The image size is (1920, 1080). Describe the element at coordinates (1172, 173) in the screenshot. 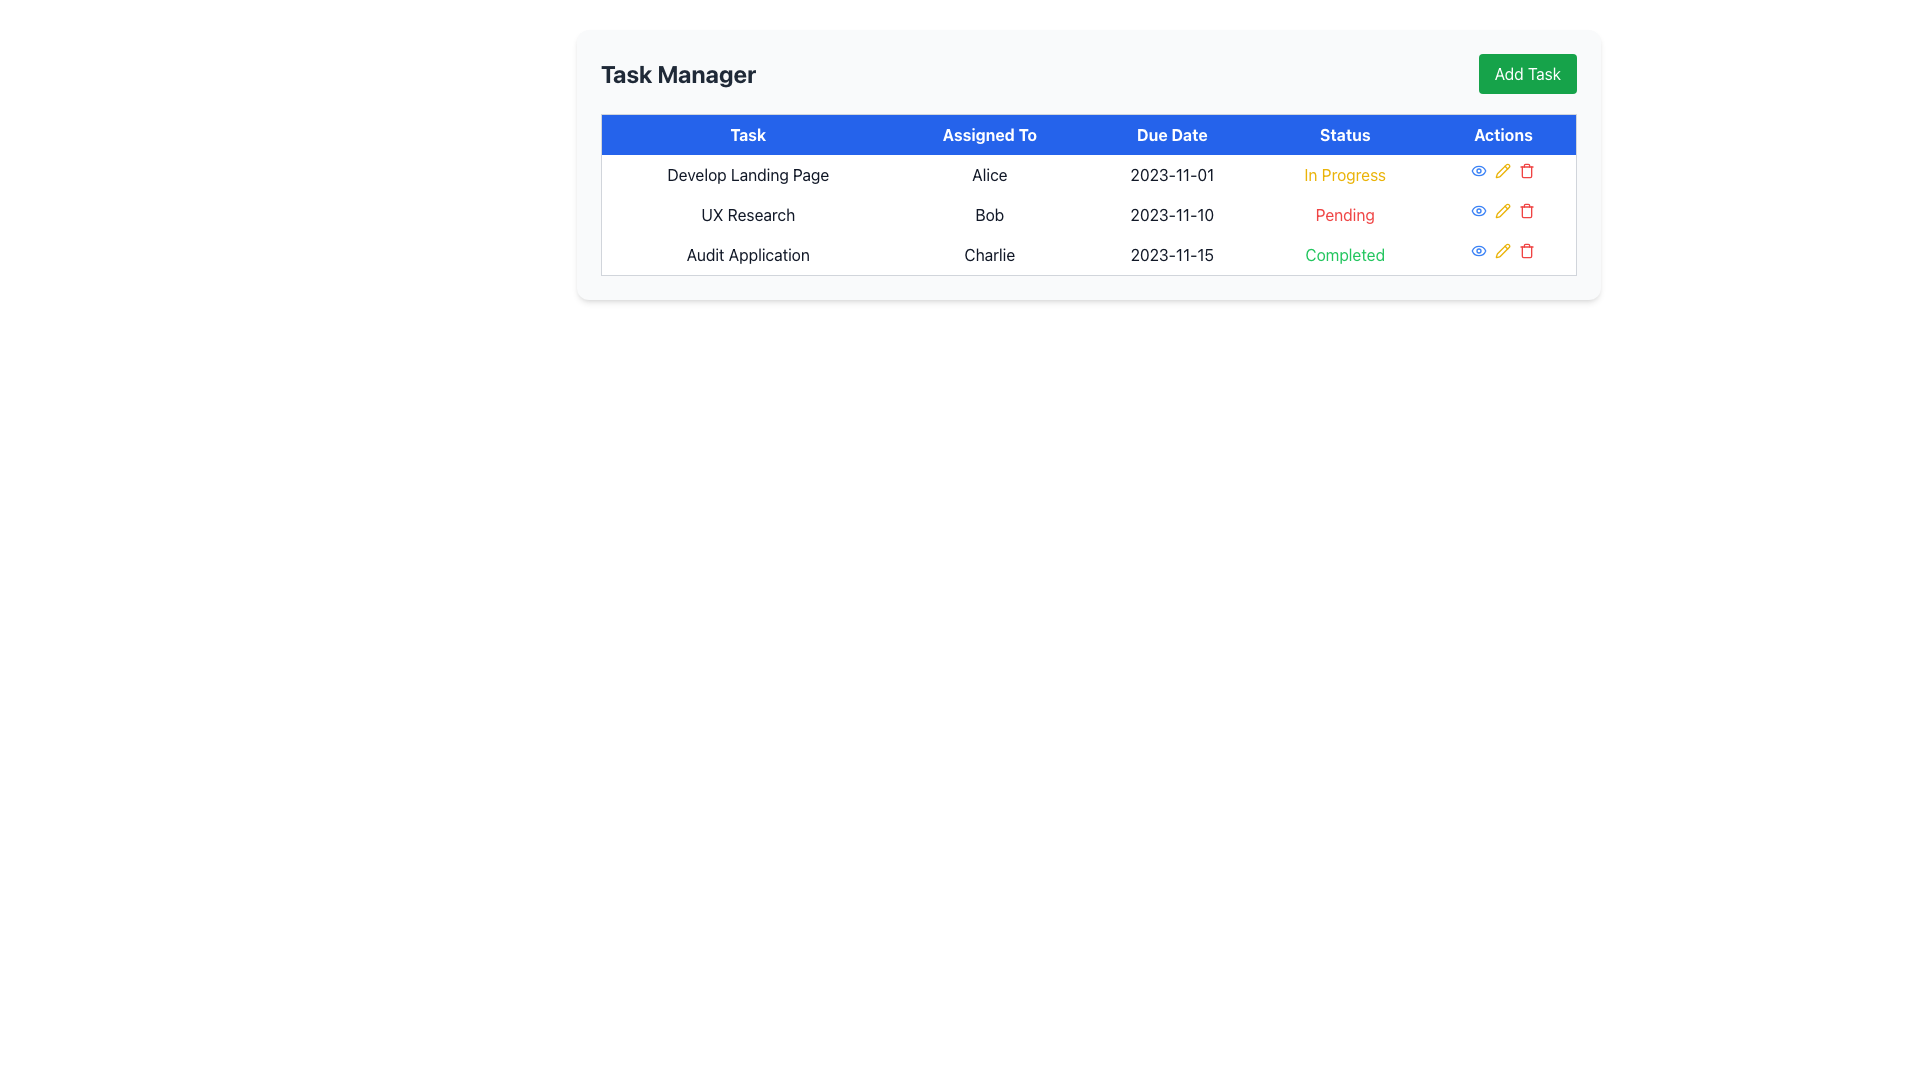

I see `the label displaying the date '2023-11-01' in the due date column of the task table, located between the 'Assigned To' column and the 'Status' column` at that location.